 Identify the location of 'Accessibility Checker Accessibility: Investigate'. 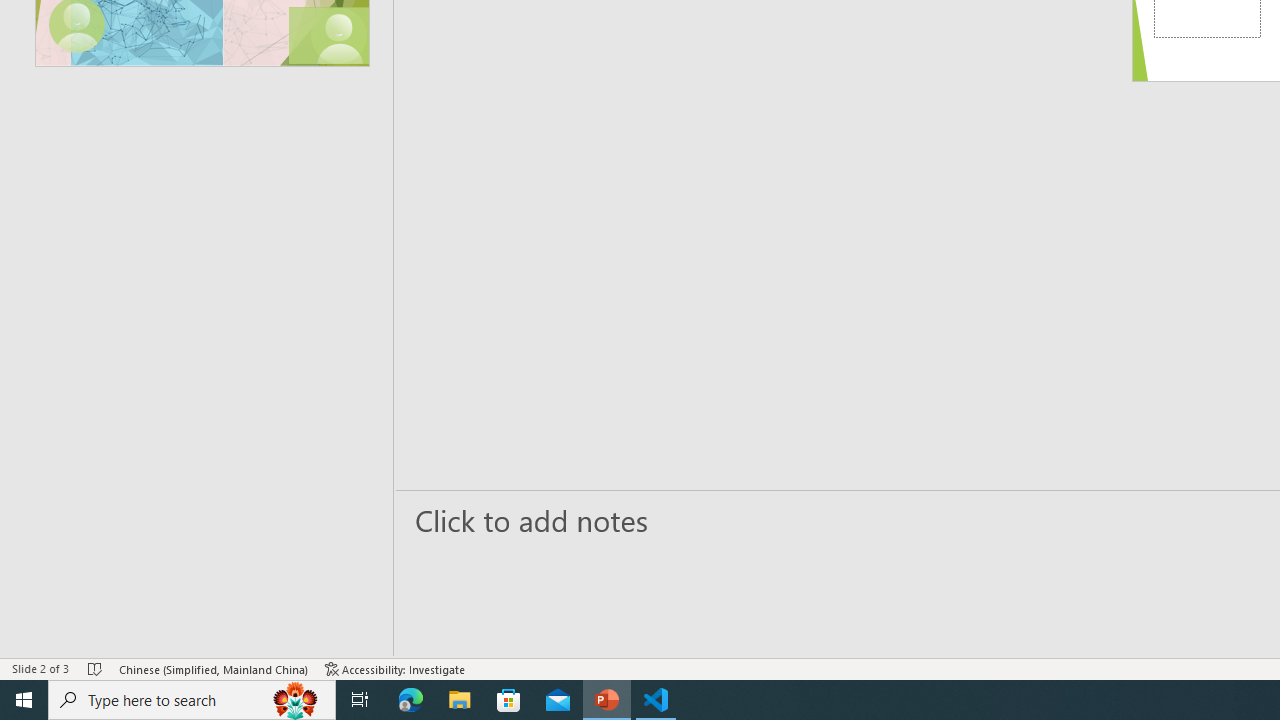
(395, 669).